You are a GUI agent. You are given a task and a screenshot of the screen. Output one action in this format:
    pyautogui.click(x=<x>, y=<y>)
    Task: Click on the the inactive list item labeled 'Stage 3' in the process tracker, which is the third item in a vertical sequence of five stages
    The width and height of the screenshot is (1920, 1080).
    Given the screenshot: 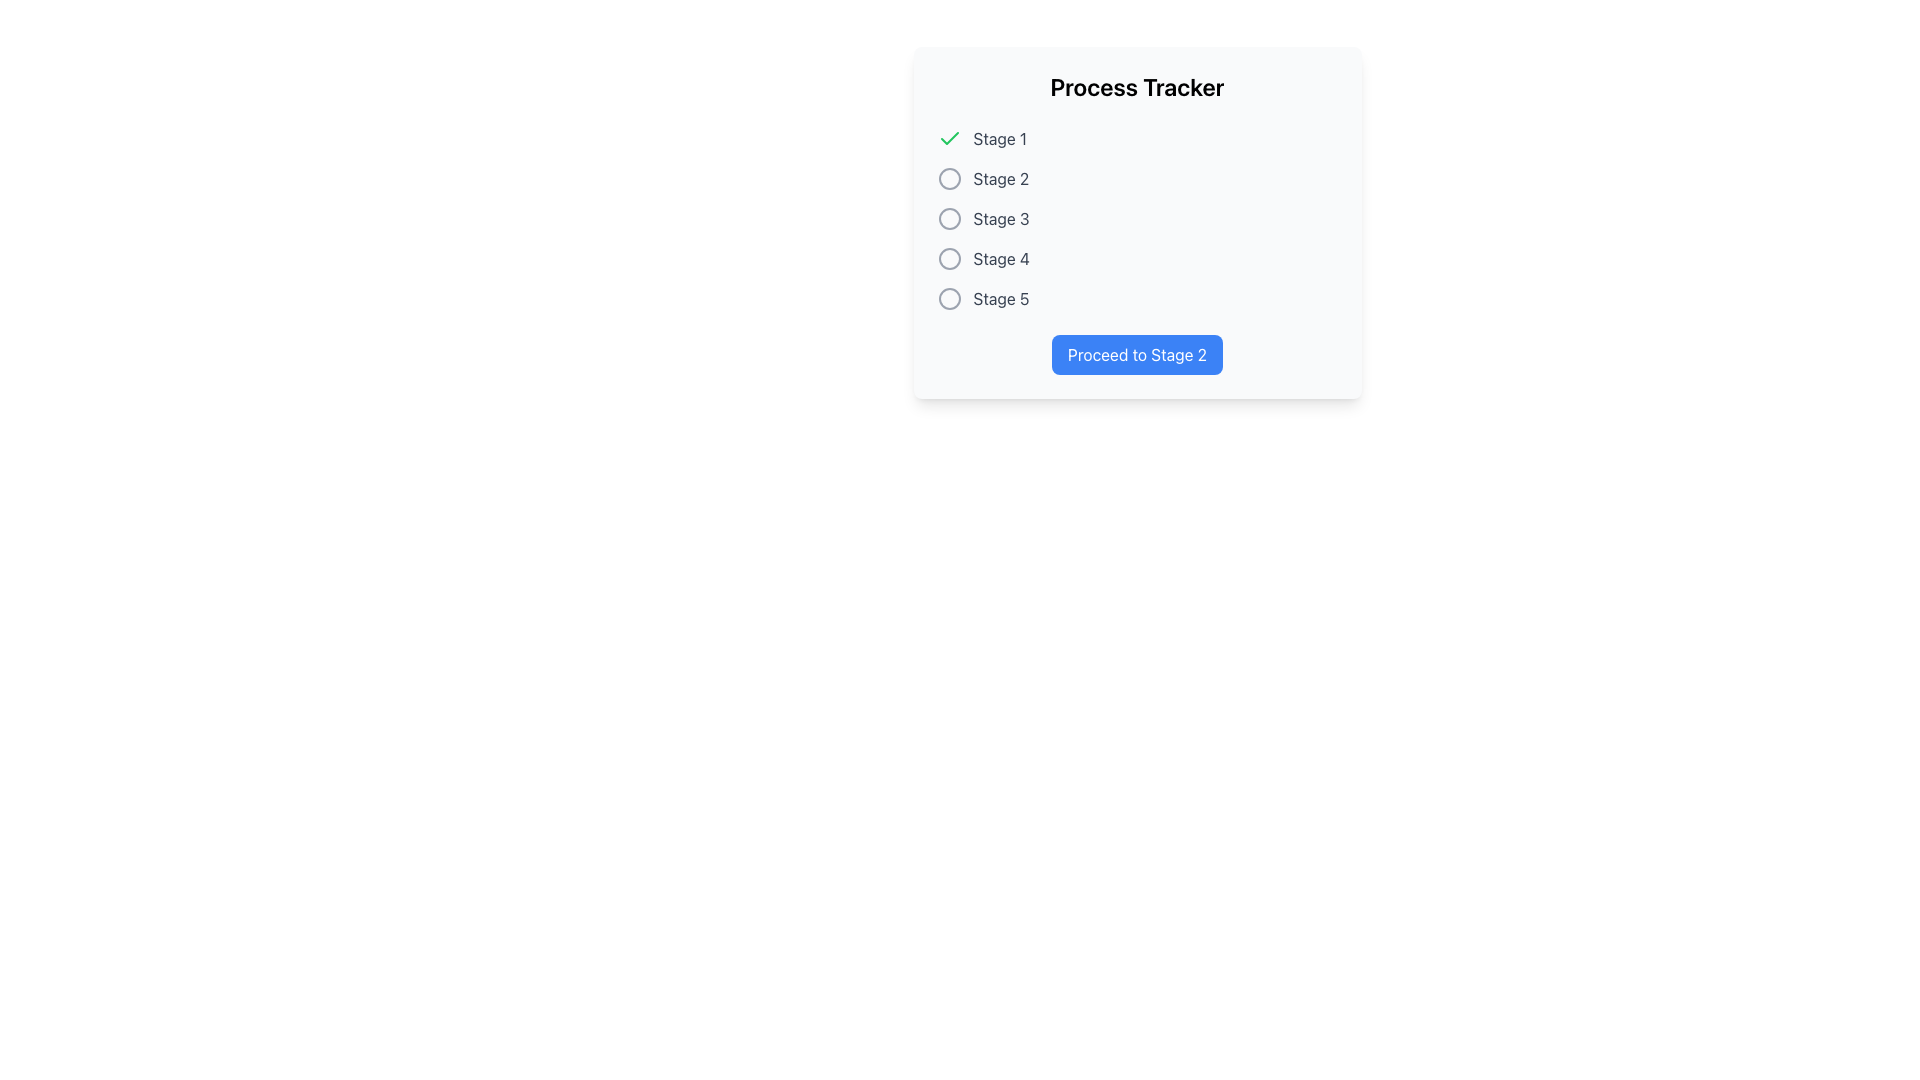 What is the action you would take?
    pyautogui.click(x=1137, y=219)
    